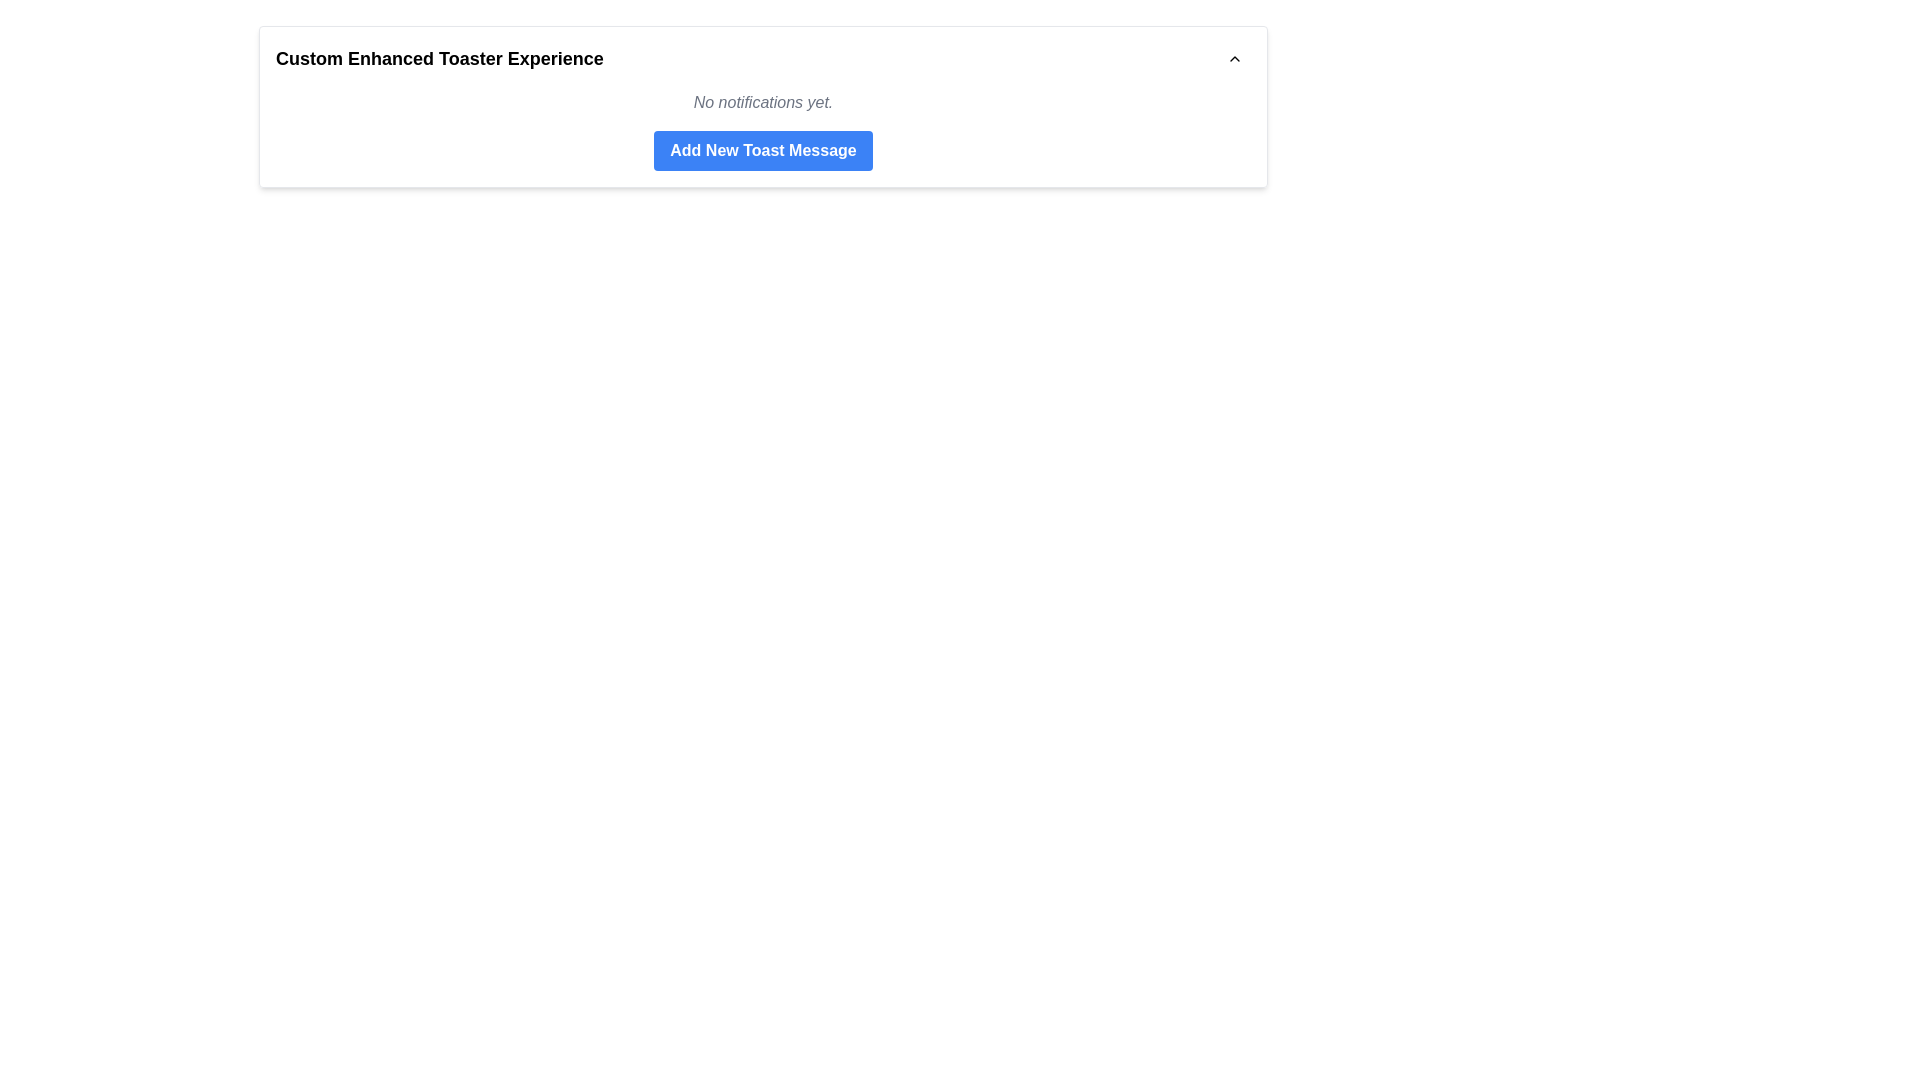 The width and height of the screenshot is (1920, 1080). I want to click on the button located on the far right of the header bar labeled 'Custom Enhanced Toaster Experience', so click(1233, 57).